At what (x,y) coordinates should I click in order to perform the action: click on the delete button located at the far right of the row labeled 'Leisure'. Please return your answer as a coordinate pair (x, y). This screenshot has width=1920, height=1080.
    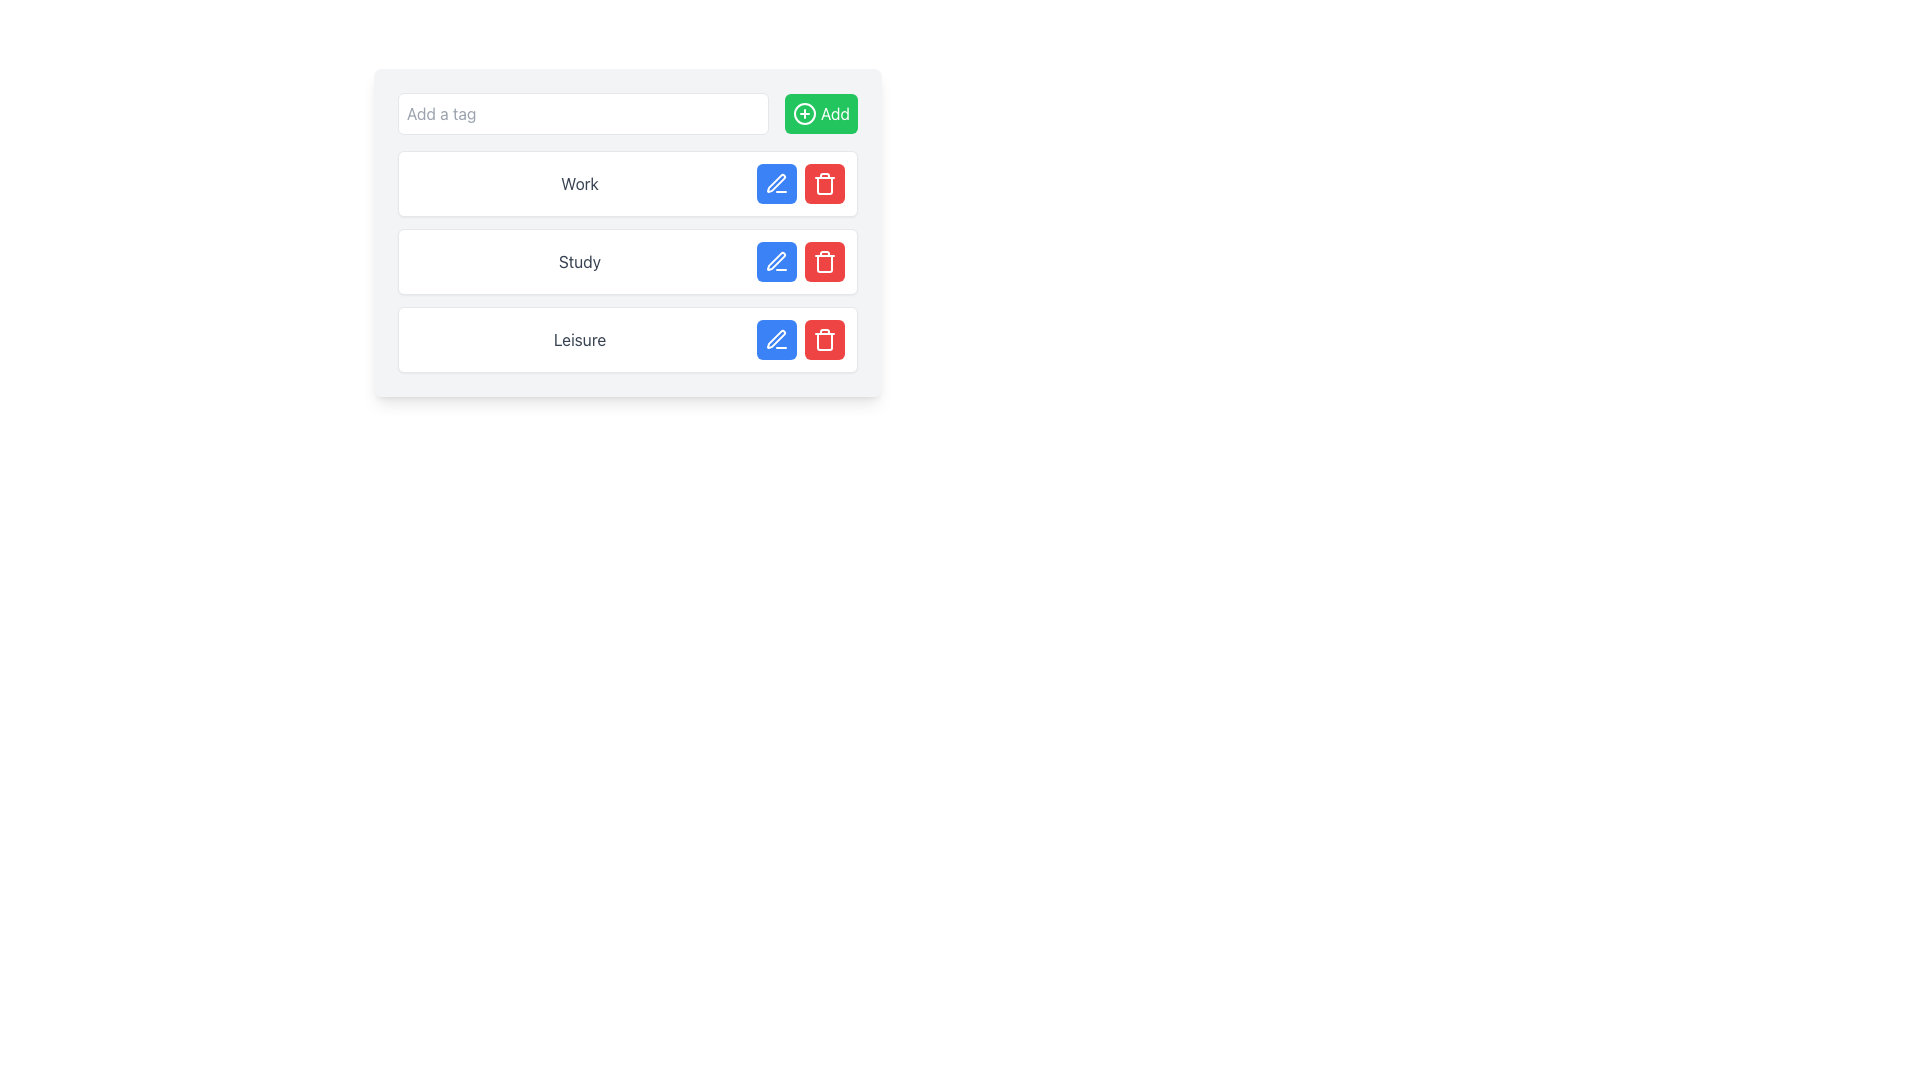
    Looking at the image, I should click on (825, 338).